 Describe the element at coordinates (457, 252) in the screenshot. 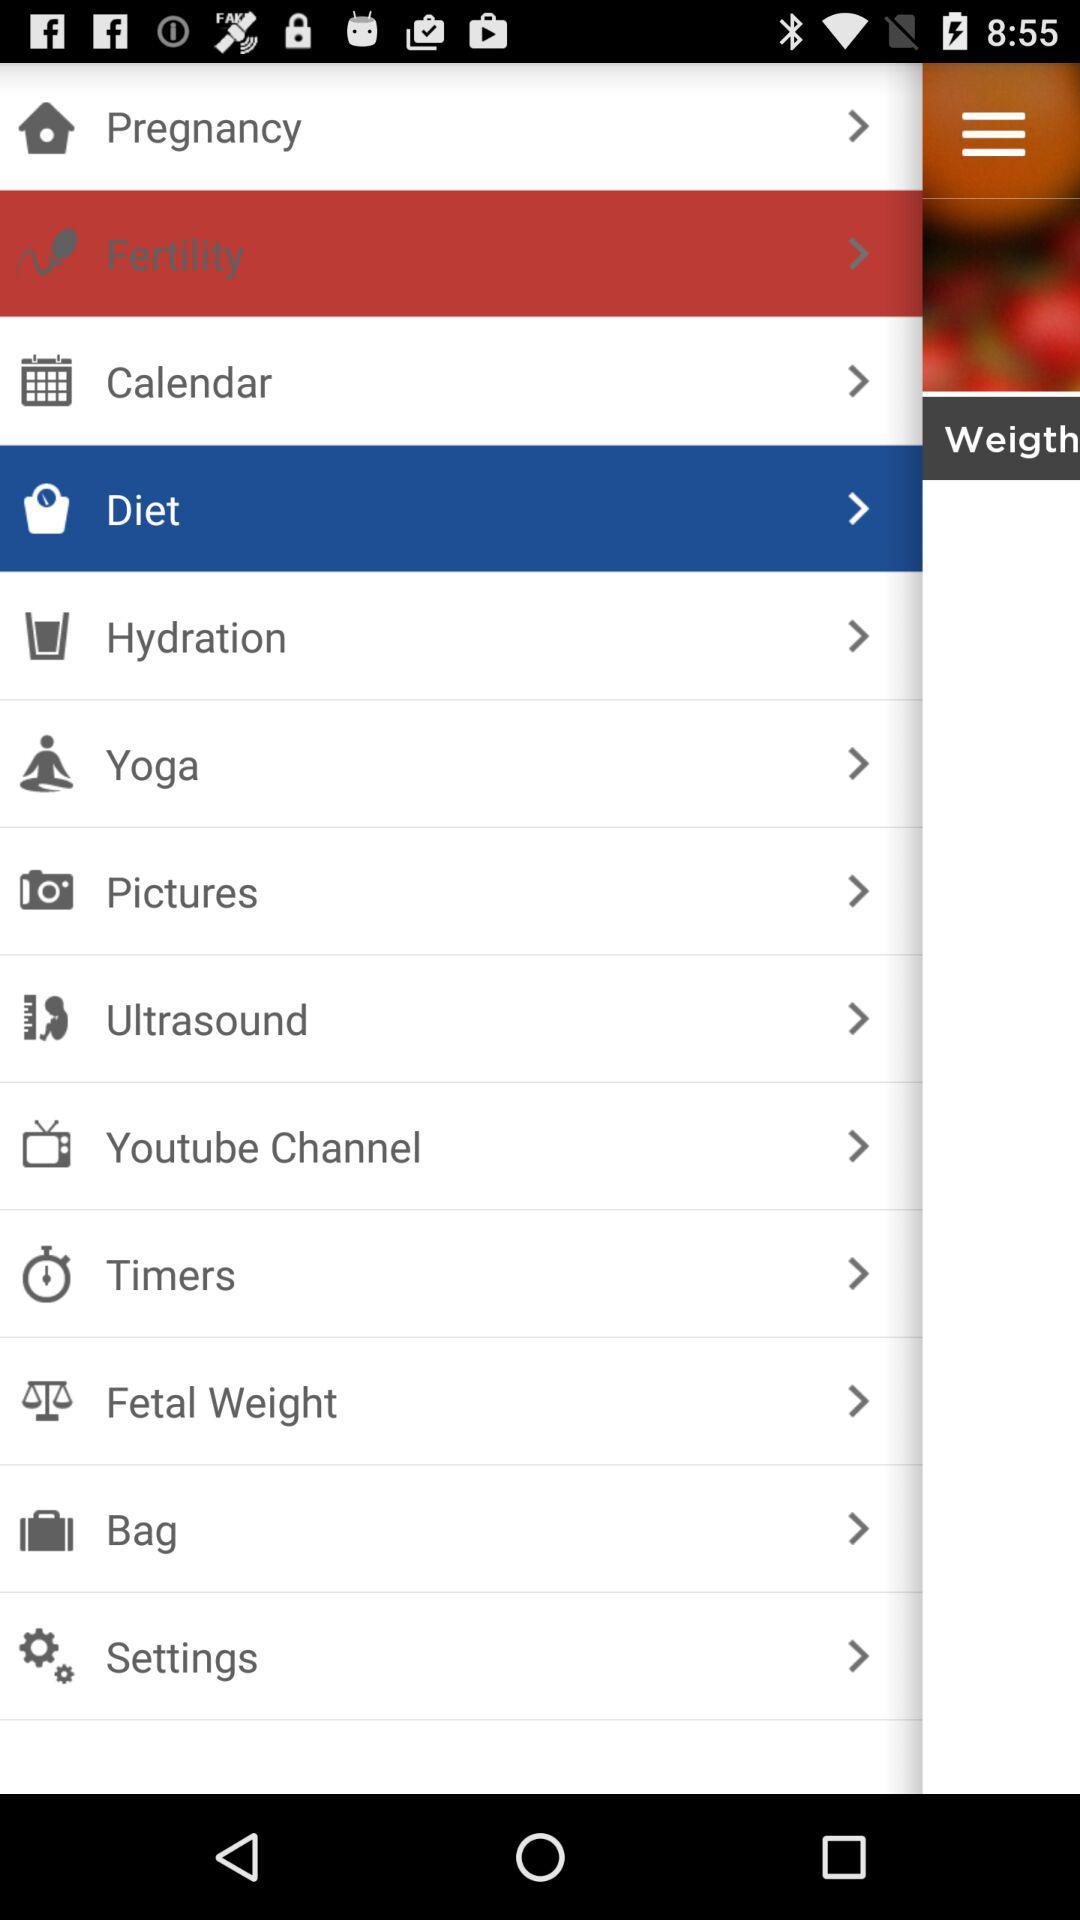

I see `the item above the calendar item` at that location.